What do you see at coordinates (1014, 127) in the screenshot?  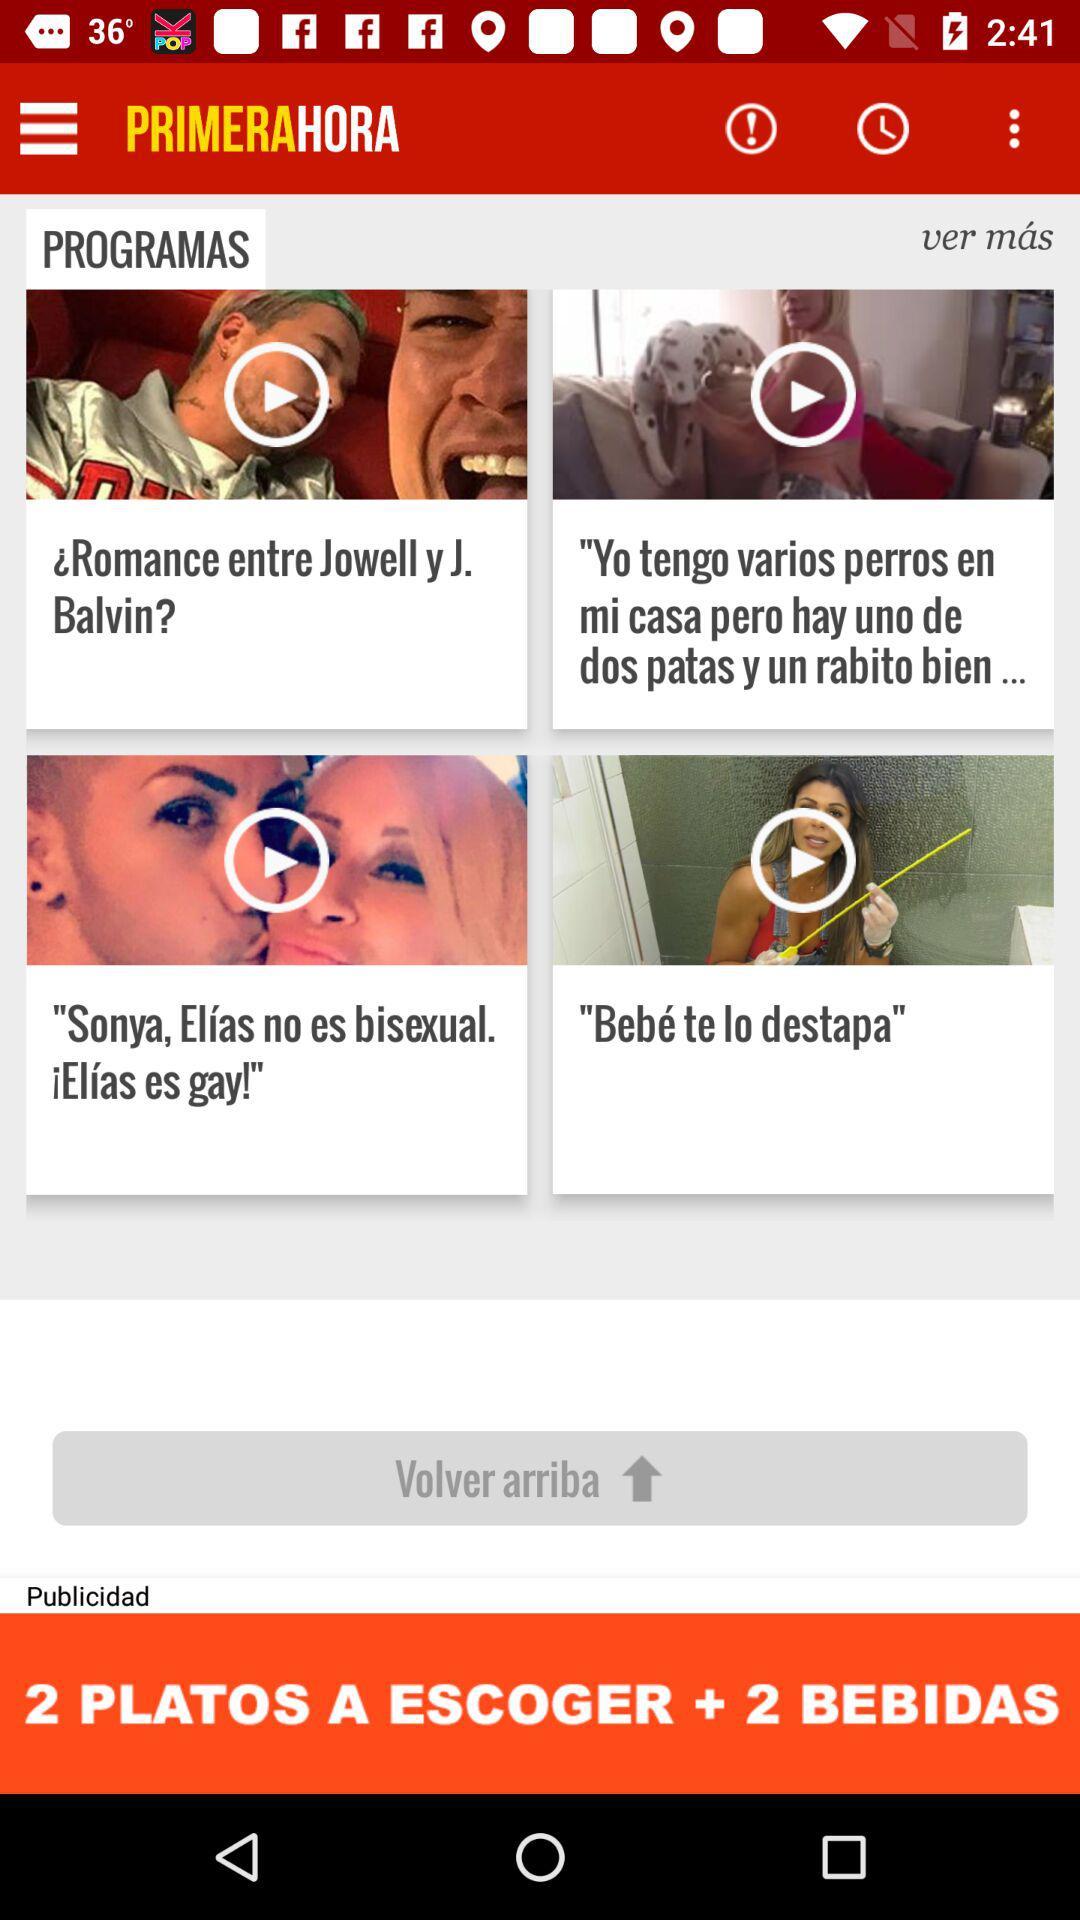 I see `open options` at bounding box center [1014, 127].